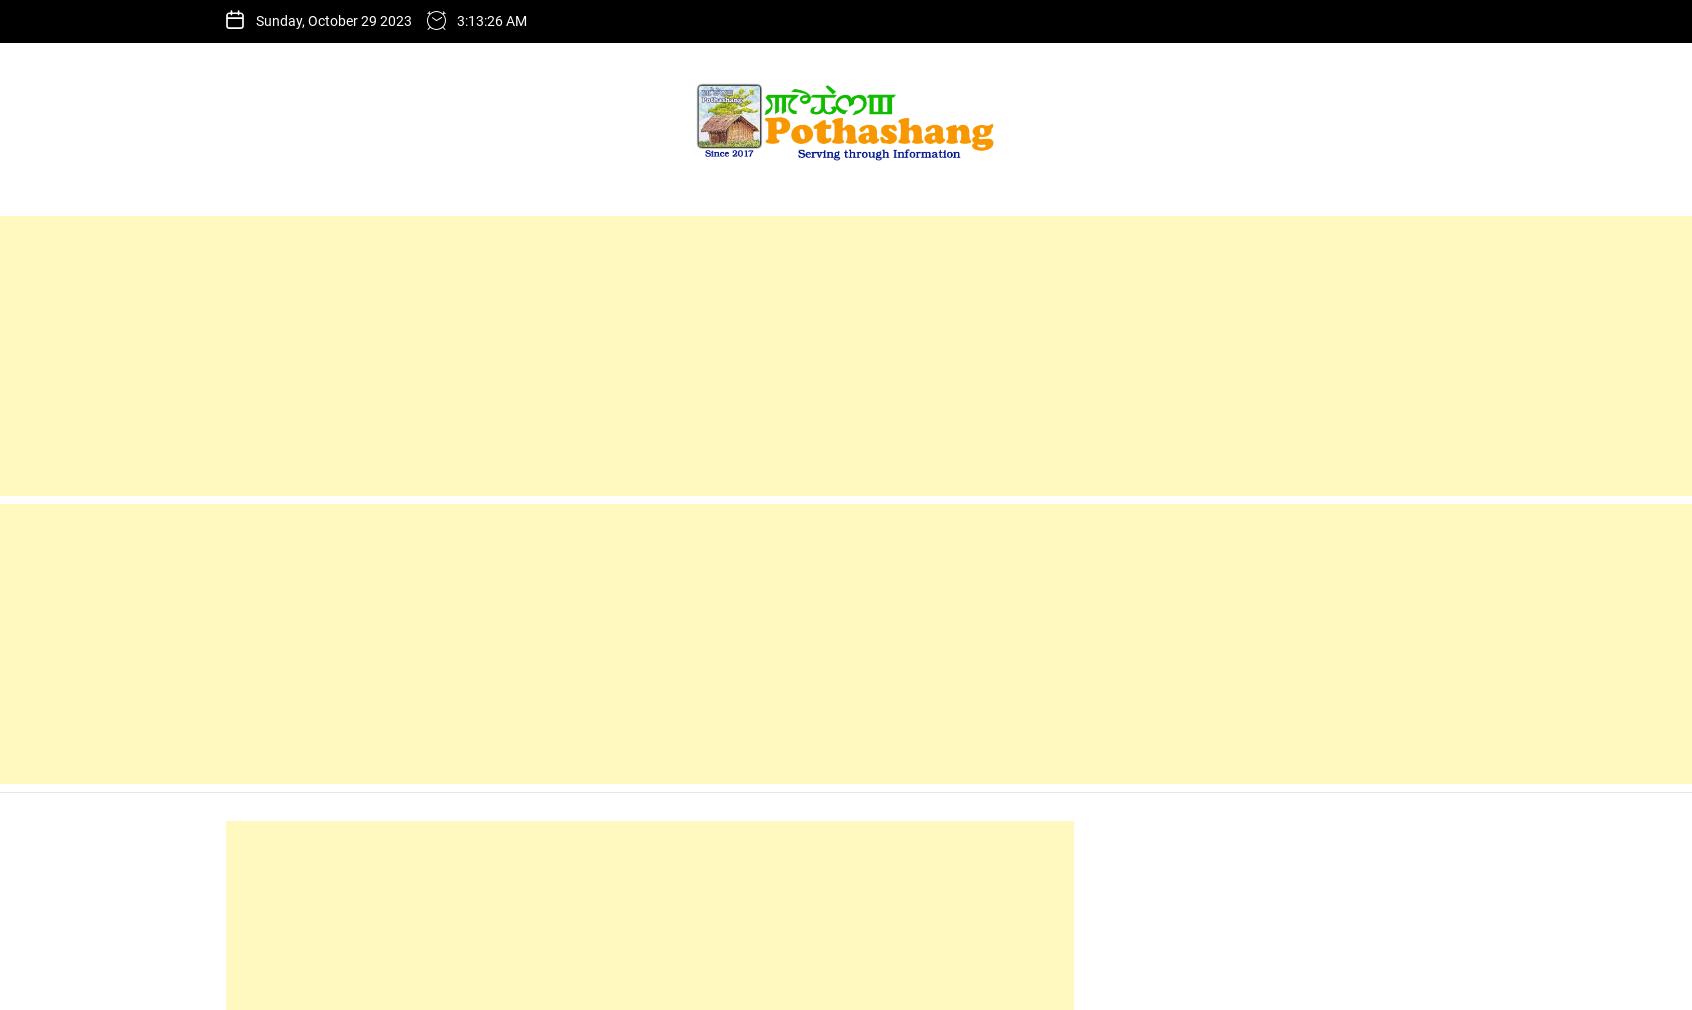 This screenshot has height=1010, width=1692. What do you see at coordinates (293, 23) in the screenshot?
I see `'Home'` at bounding box center [293, 23].